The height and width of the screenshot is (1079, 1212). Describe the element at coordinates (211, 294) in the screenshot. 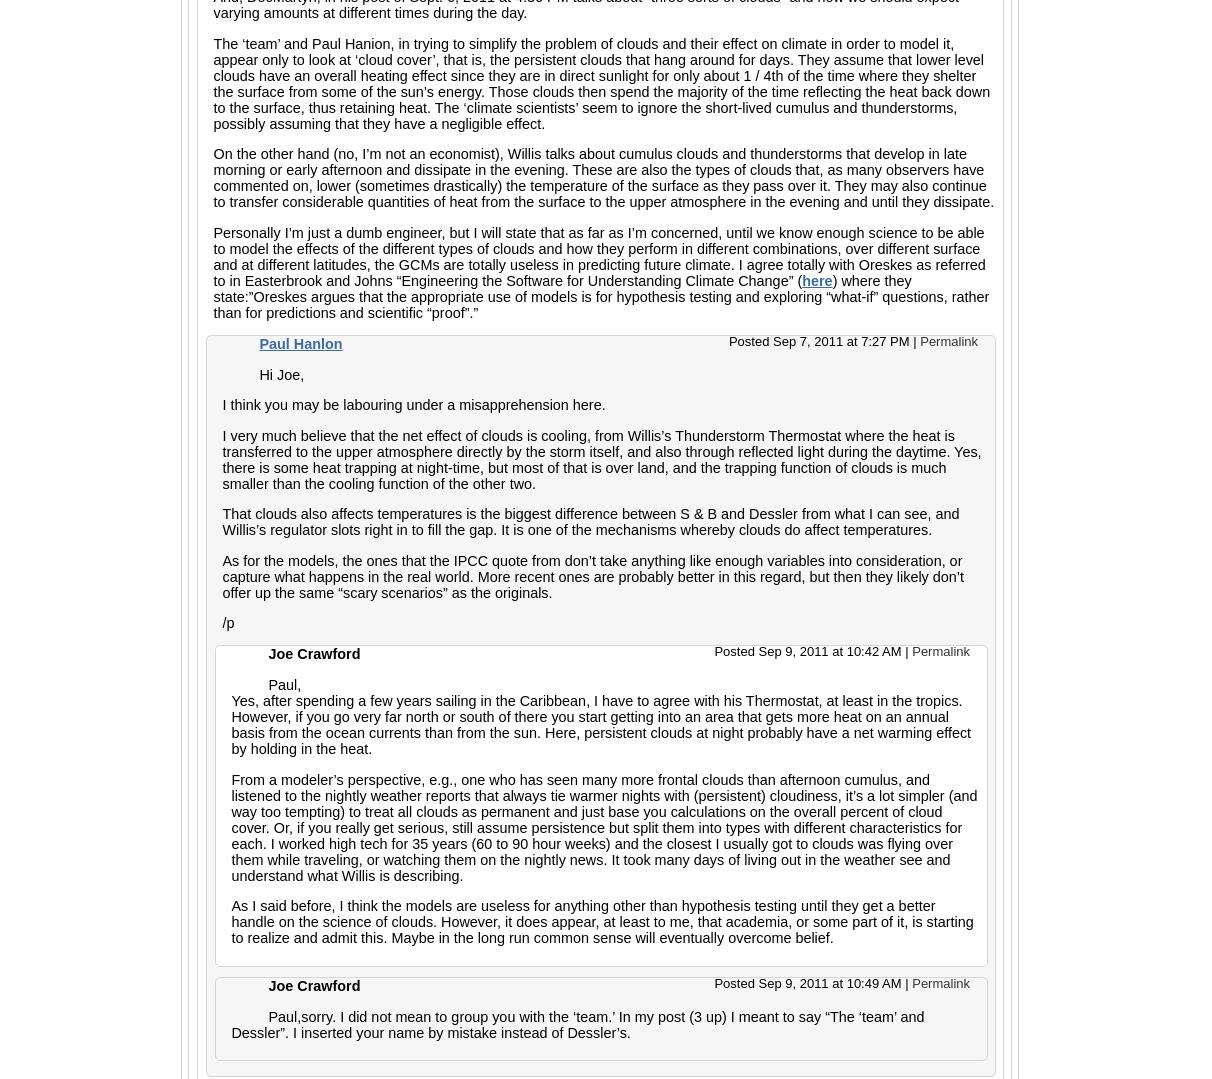

I see `') where they state:”Oreskes argues that the appropriate use of models is for hypothesis testing and exploring “what-if” questions, rather than for predictions and scientific “proof”.”'` at that location.